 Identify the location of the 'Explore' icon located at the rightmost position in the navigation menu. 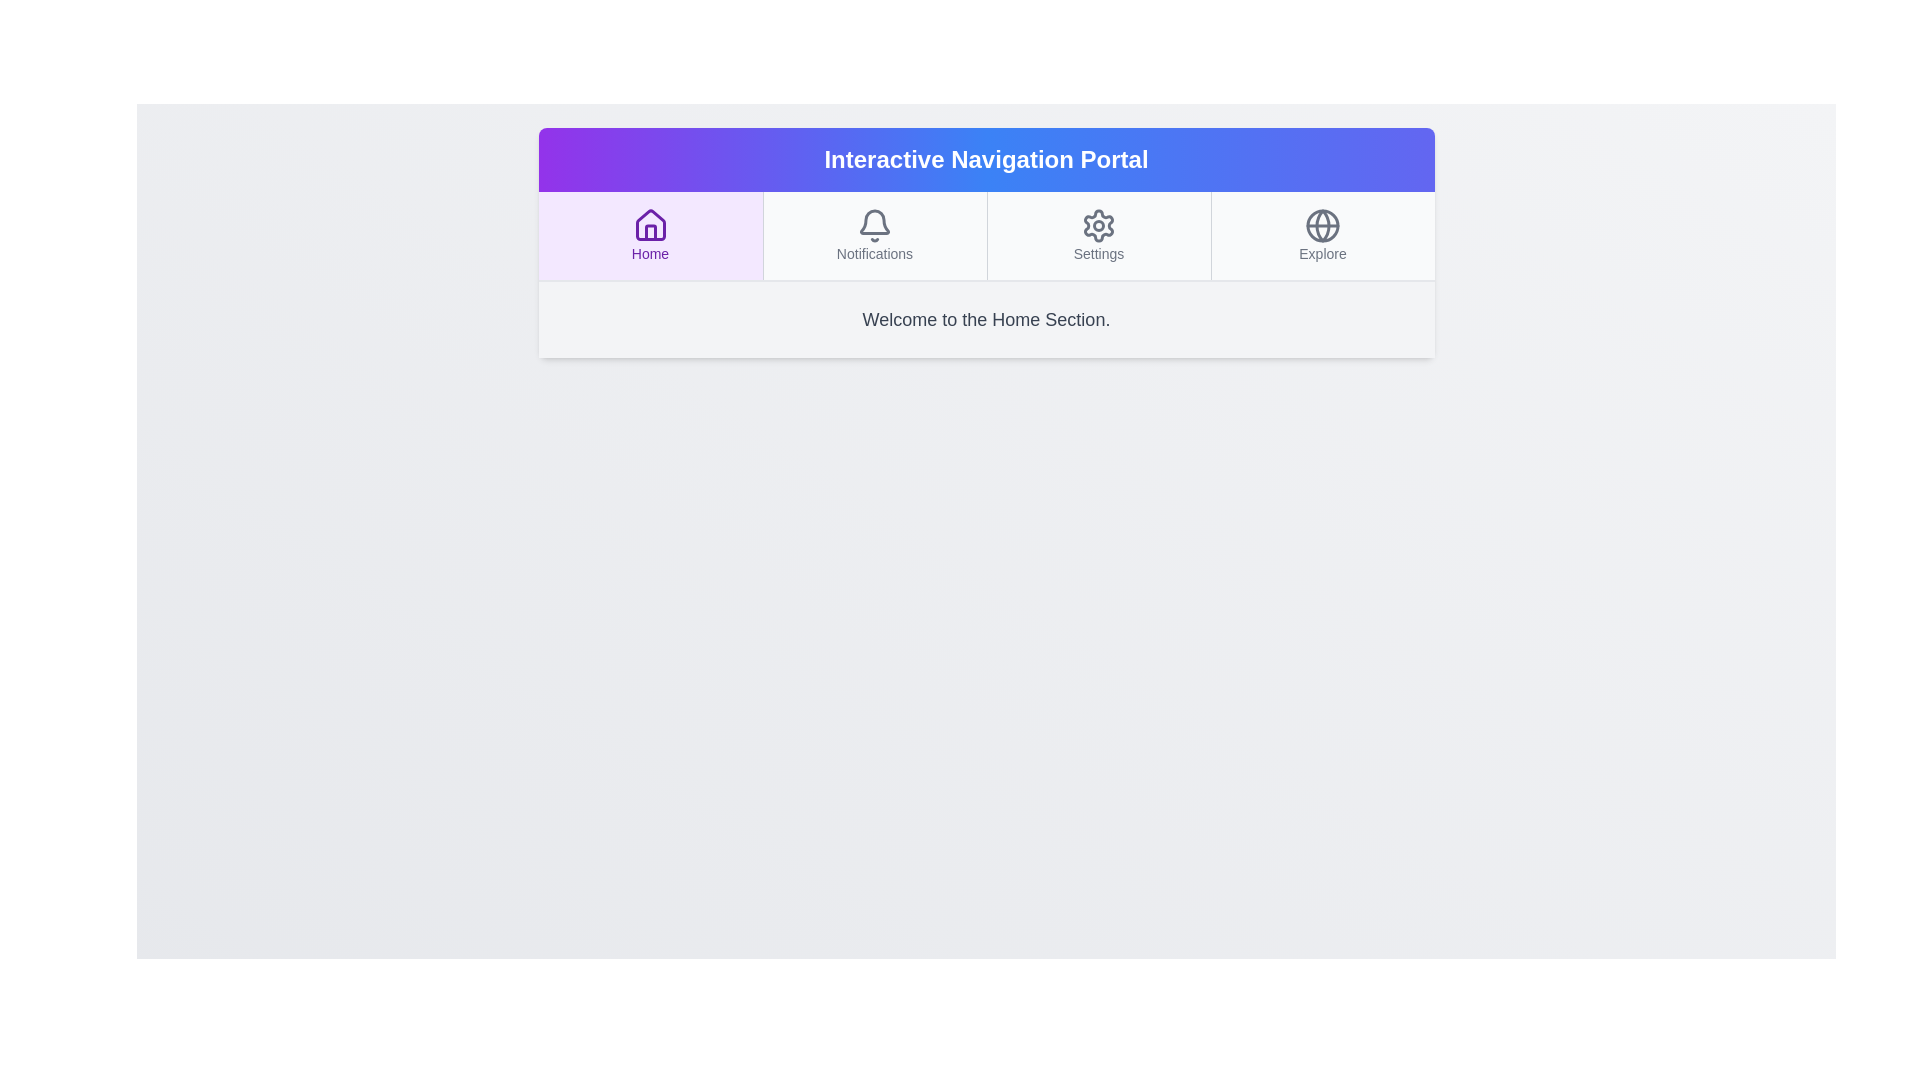
(1323, 225).